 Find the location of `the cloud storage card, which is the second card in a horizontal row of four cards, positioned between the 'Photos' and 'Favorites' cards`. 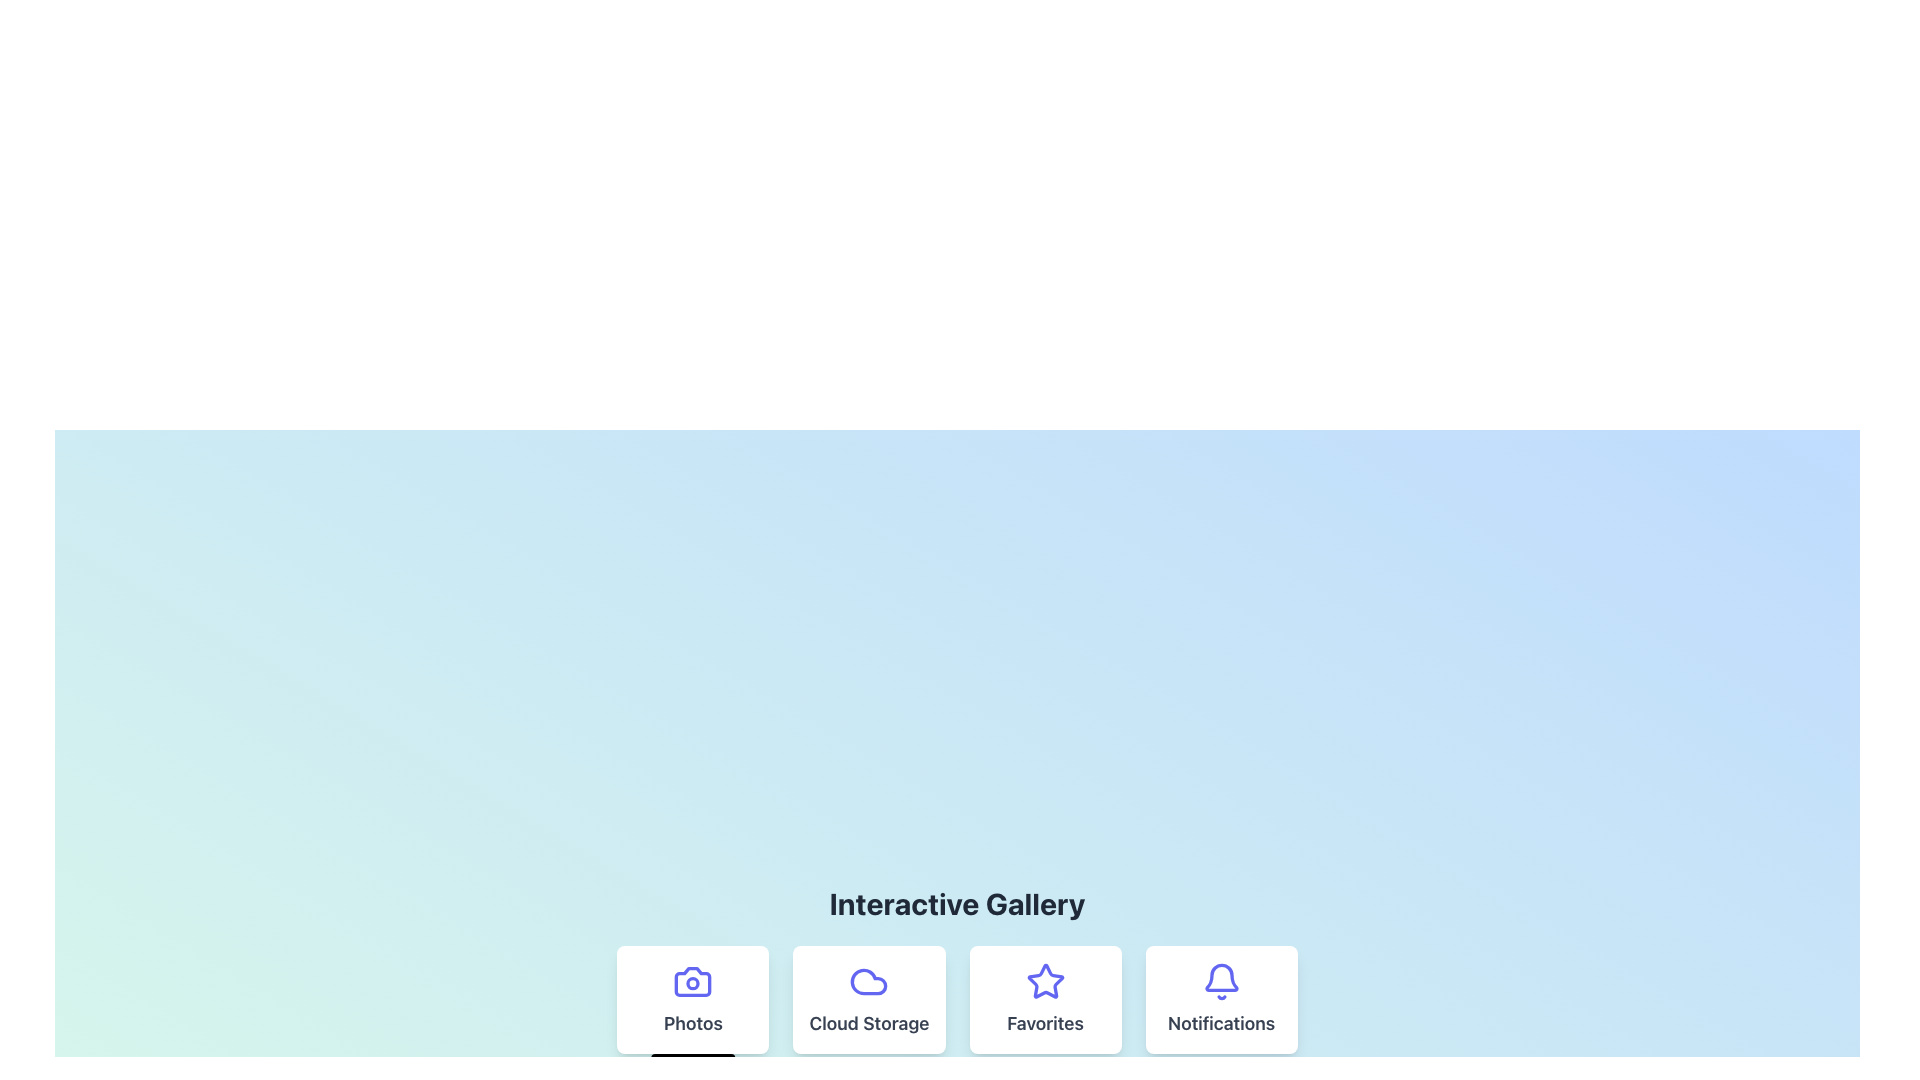

the cloud storage card, which is the second card in a horizontal row of four cards, positioned between the 'Photos' and 'Favorites' cards is located at coordinates (869, 999).